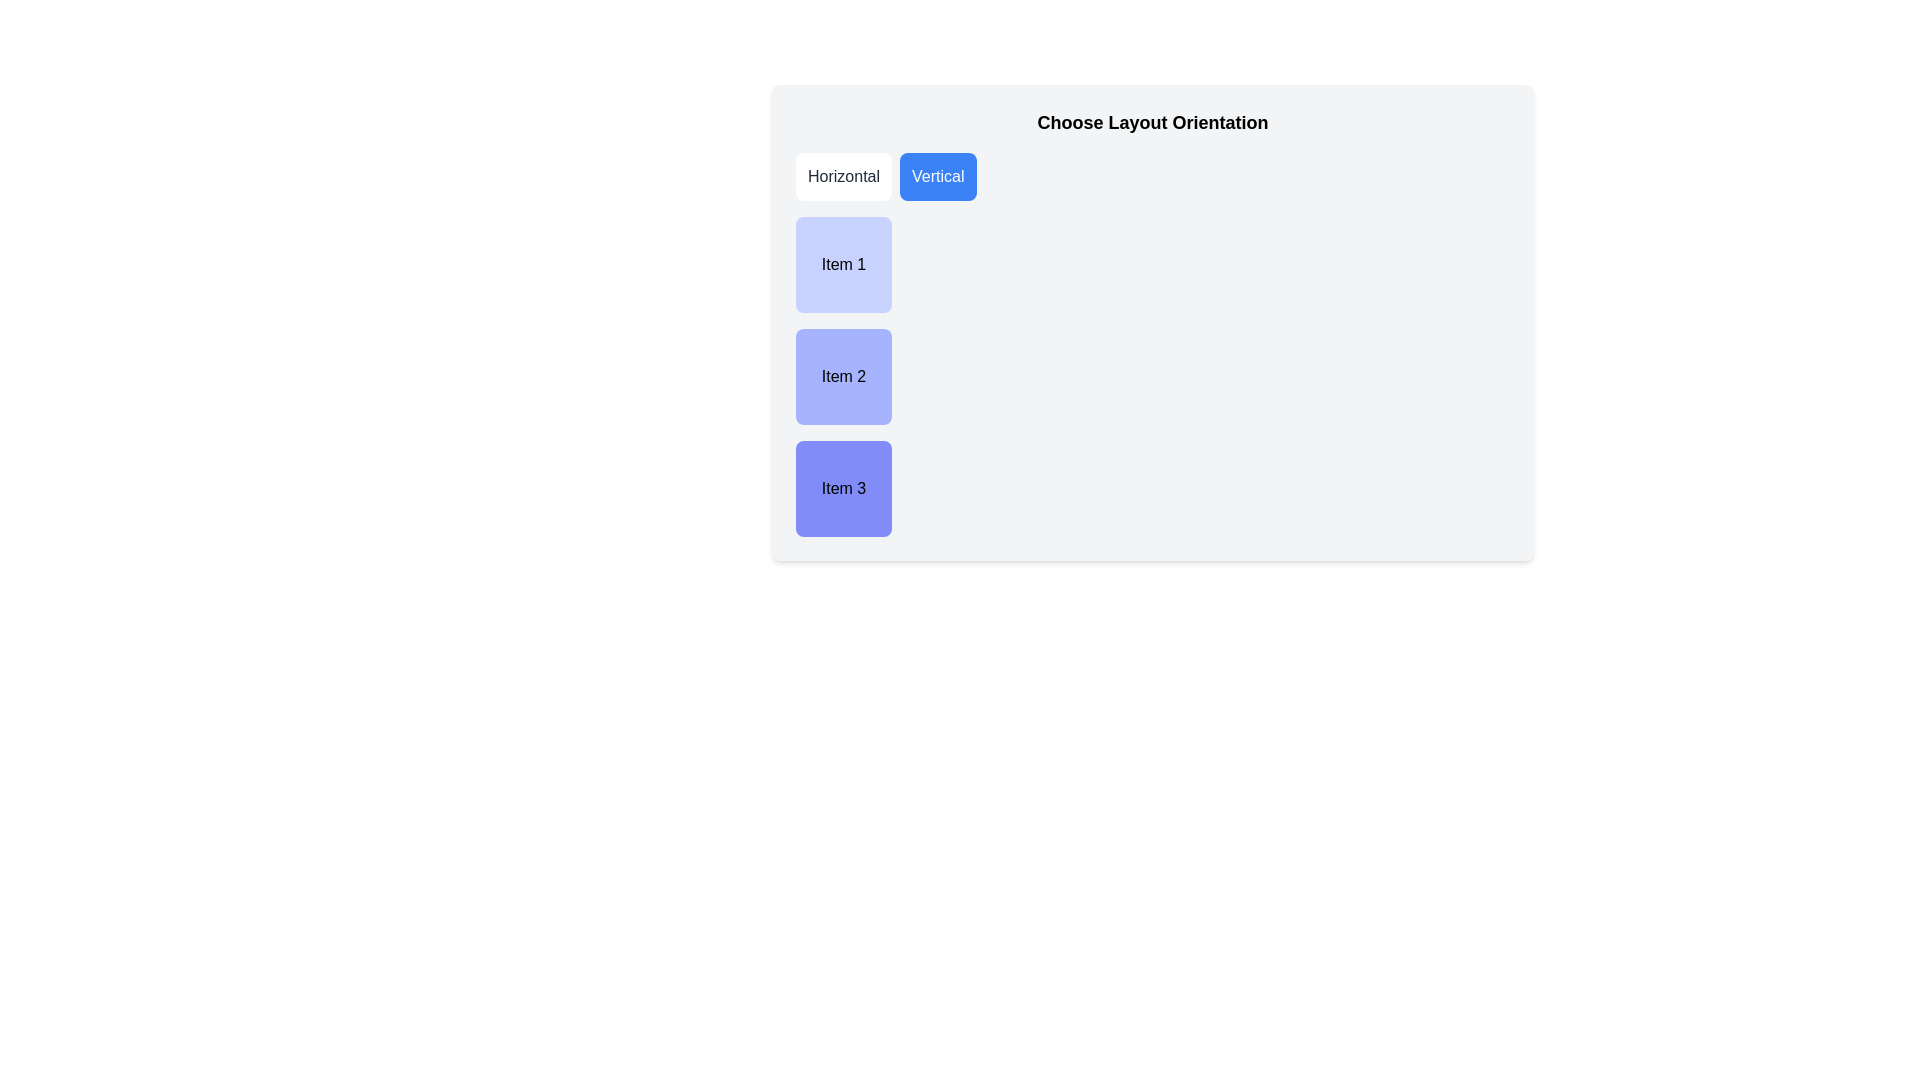 Image resolution: width=1920 pixels, height=1080 pixels. I want to click on the leftmost button labeled 'Horizontal', so click(844, 176).